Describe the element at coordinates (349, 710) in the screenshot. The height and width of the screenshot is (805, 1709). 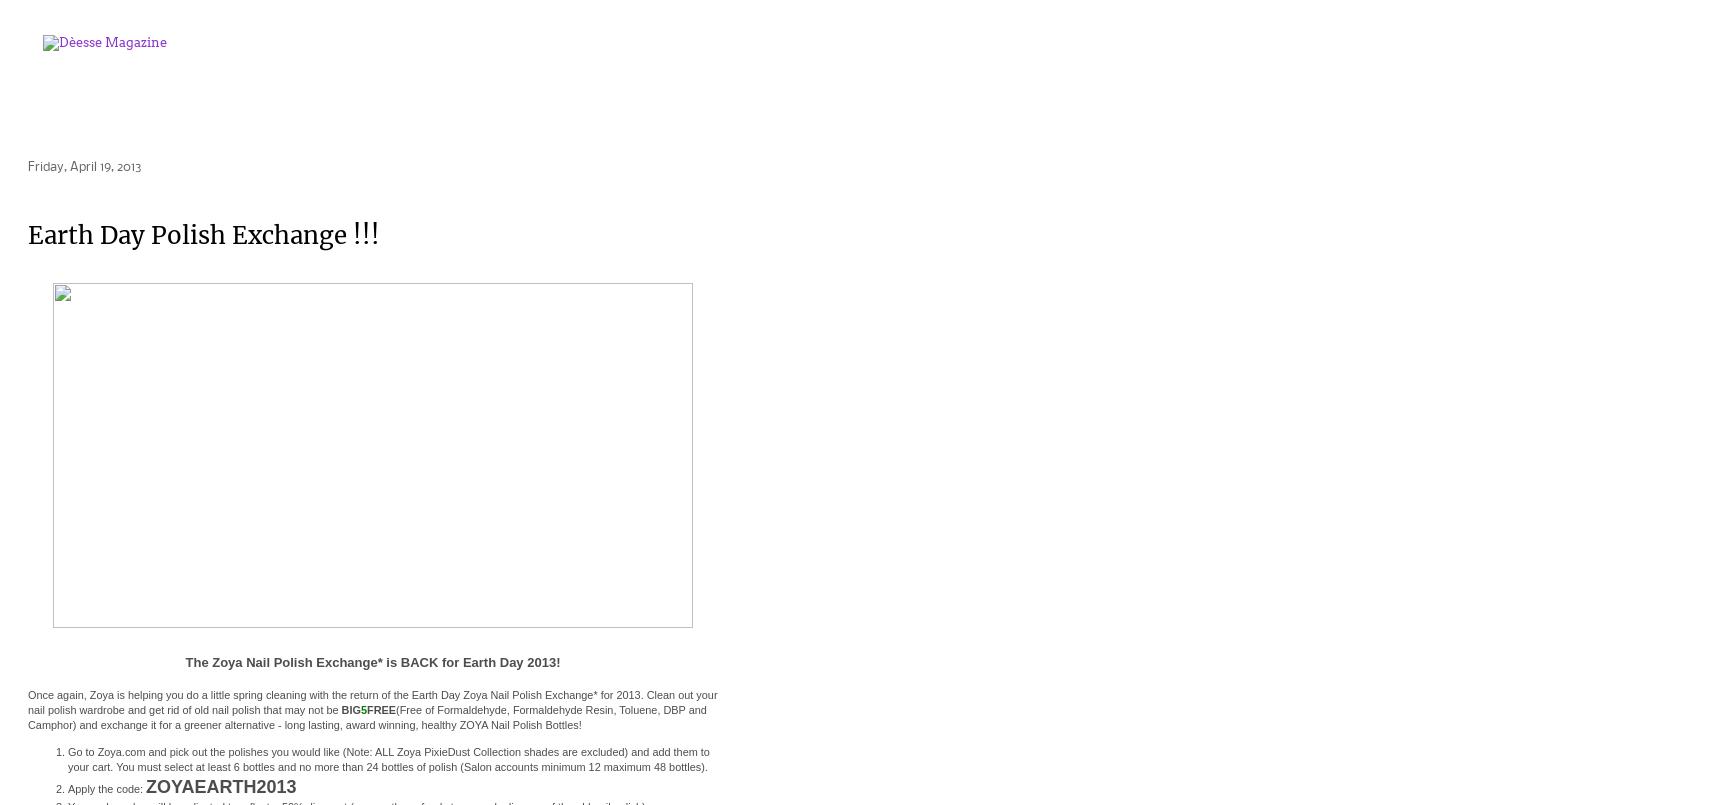
I see `'BIG'` at that location.